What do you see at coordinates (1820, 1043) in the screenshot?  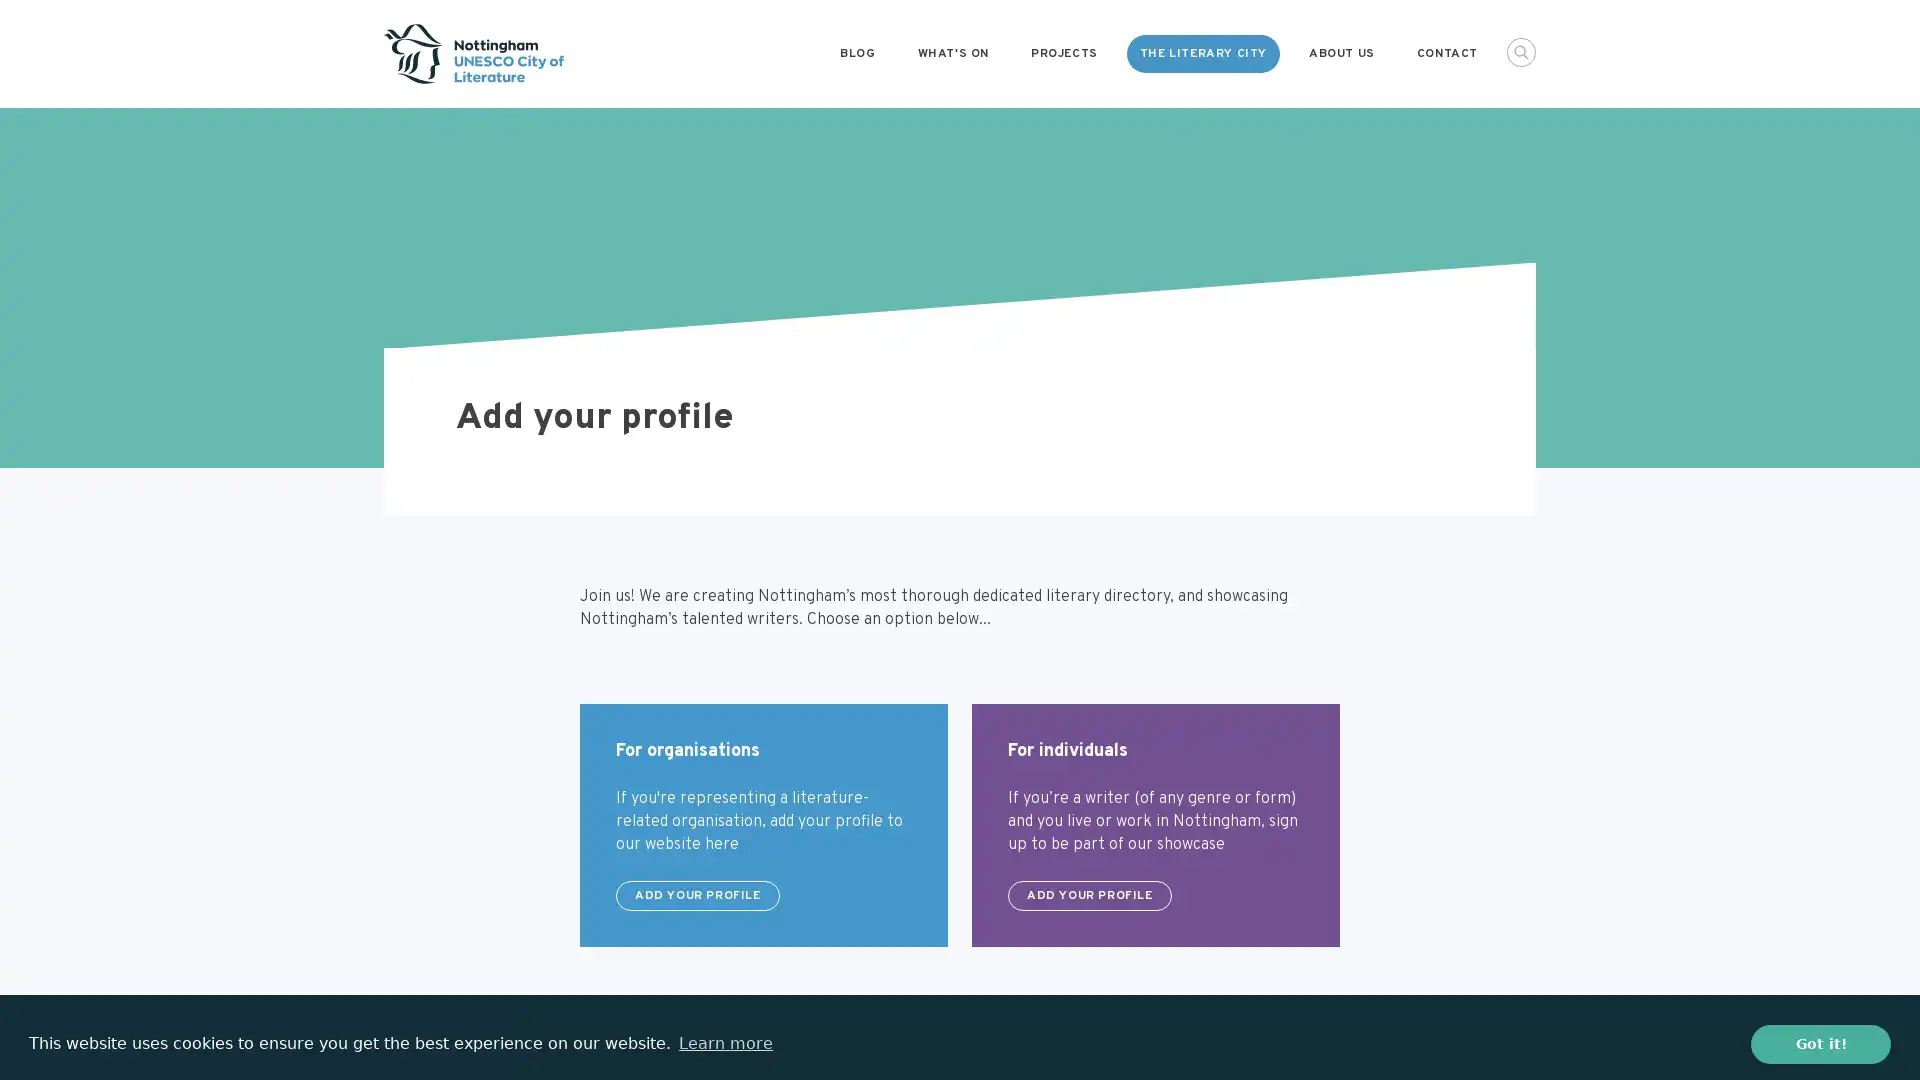 I see `dismiss cookie message` at bounding box center [1820, 1043].